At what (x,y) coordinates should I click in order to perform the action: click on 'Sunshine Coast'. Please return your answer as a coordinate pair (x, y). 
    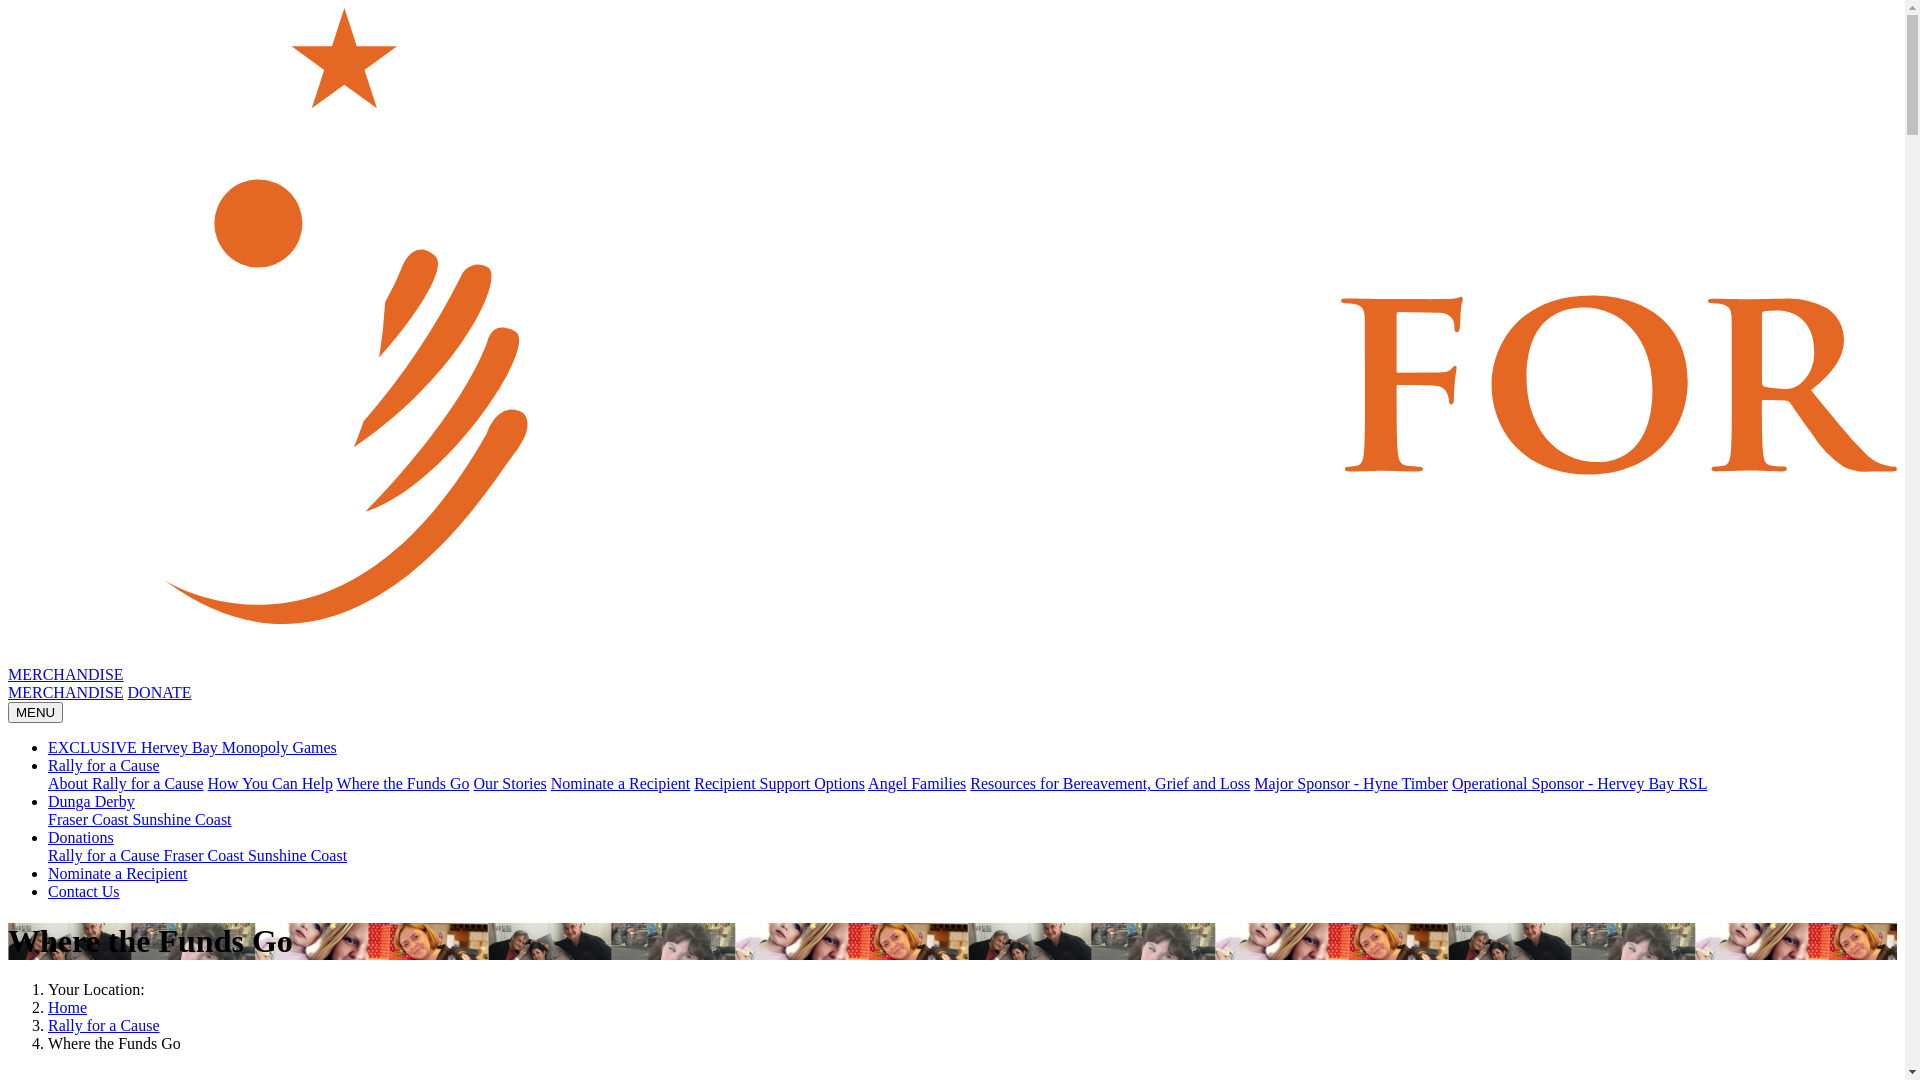
    Looking at the image, I should click on (181, 819).